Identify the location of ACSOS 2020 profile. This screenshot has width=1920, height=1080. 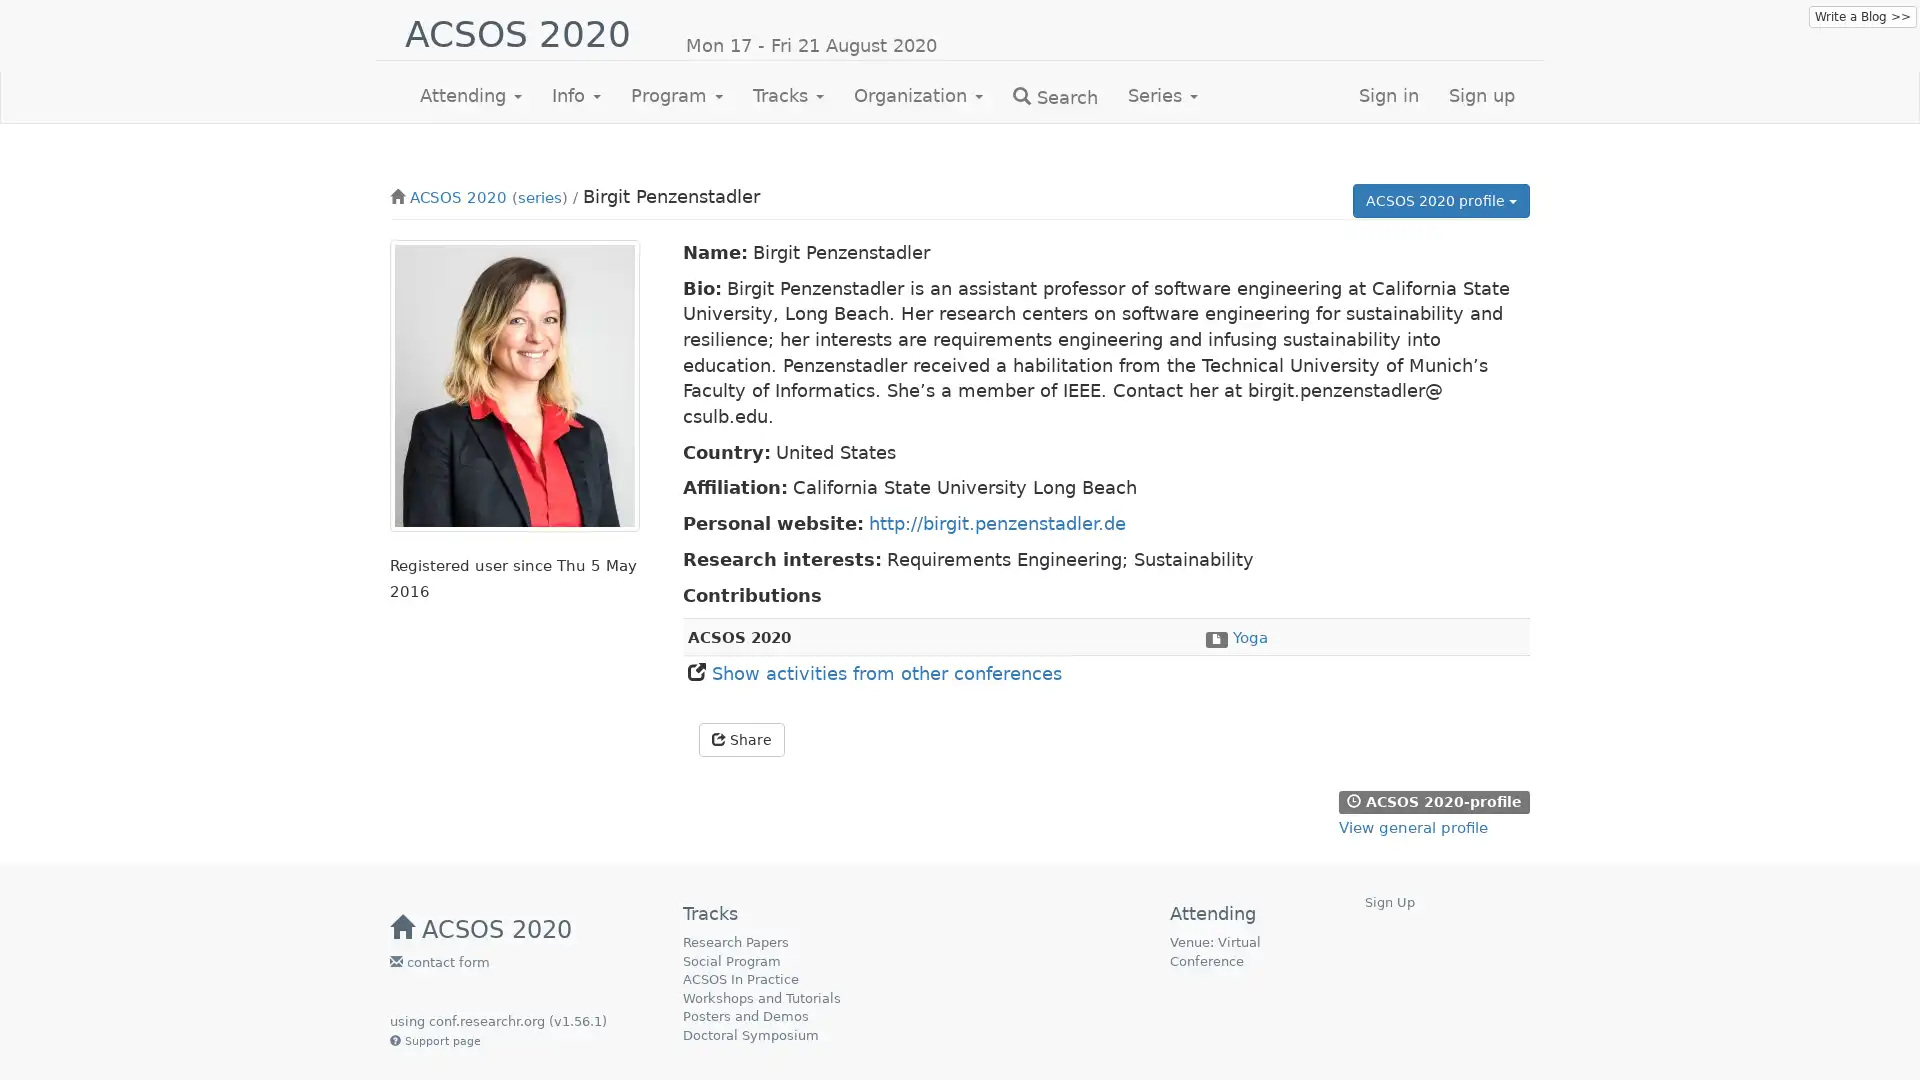
(1441, 200).